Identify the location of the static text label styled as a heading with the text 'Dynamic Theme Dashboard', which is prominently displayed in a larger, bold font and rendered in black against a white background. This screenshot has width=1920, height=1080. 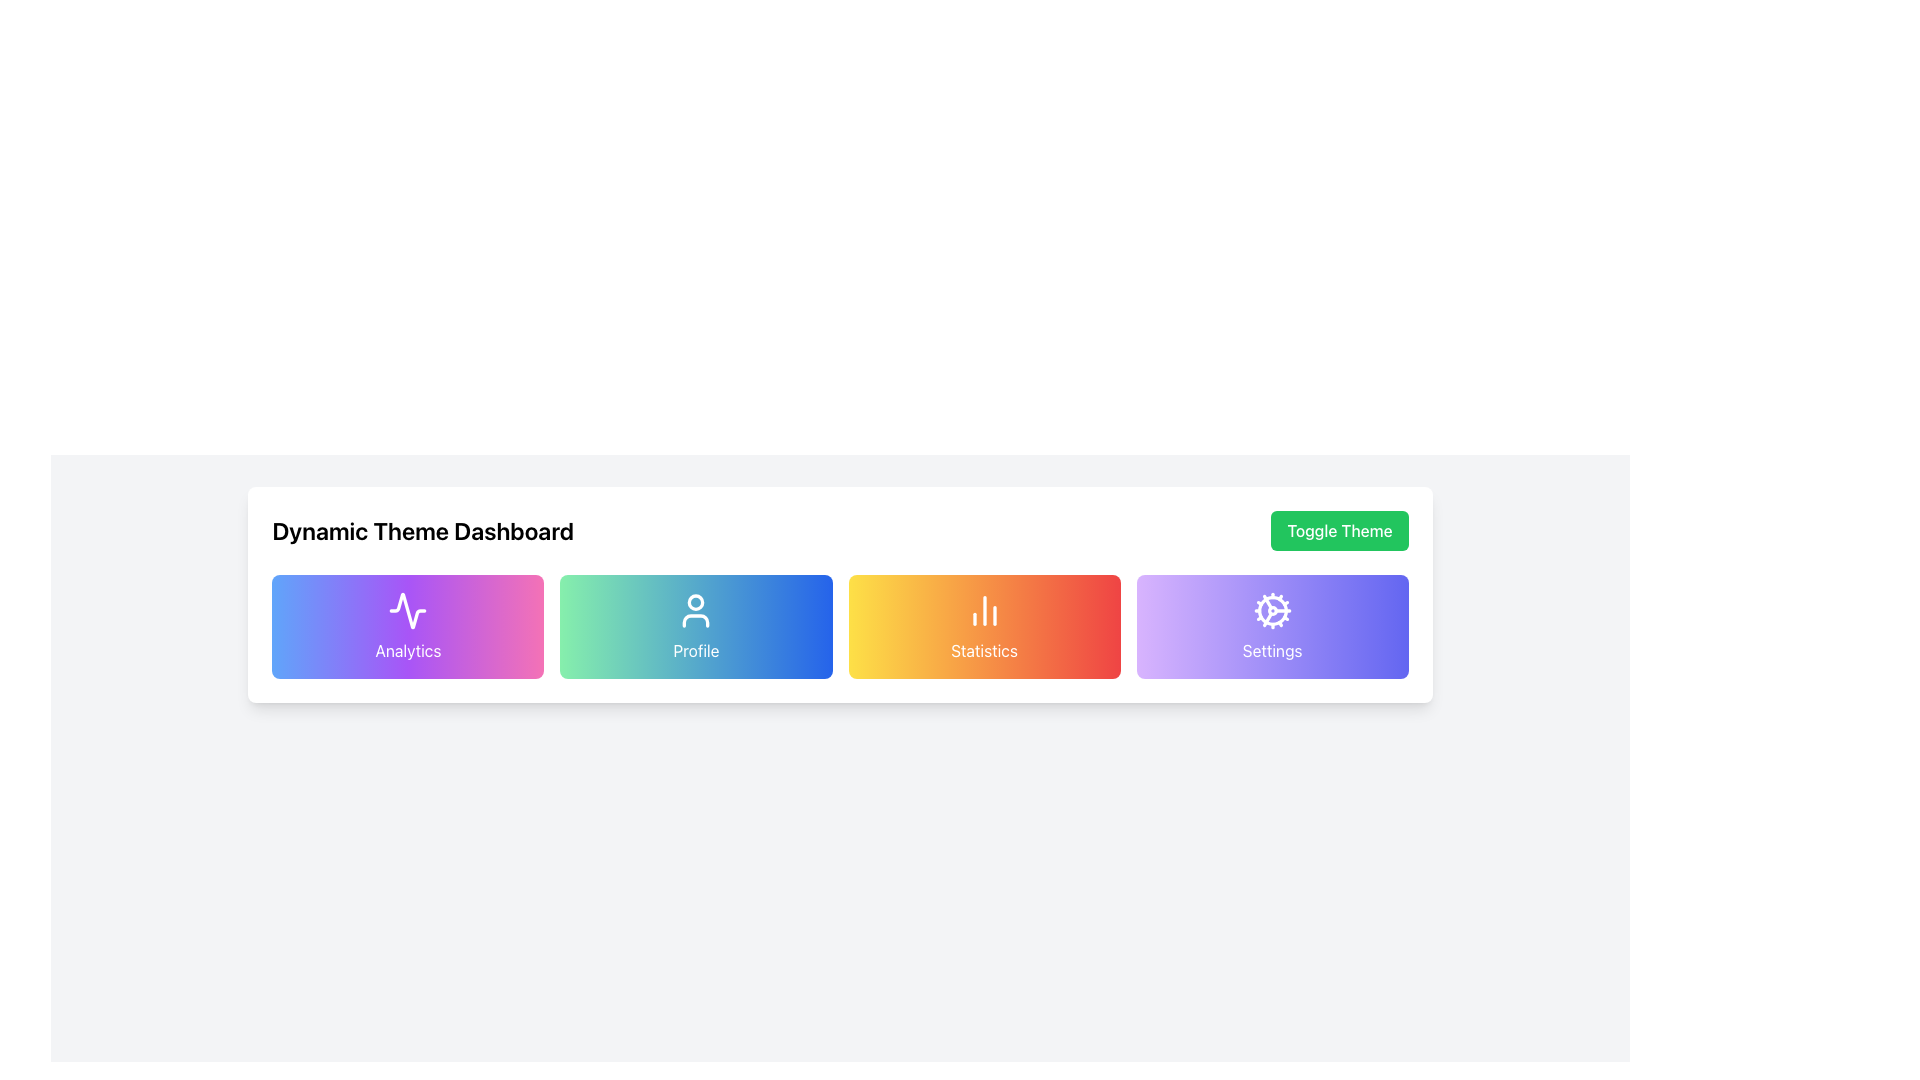
(422, 530).